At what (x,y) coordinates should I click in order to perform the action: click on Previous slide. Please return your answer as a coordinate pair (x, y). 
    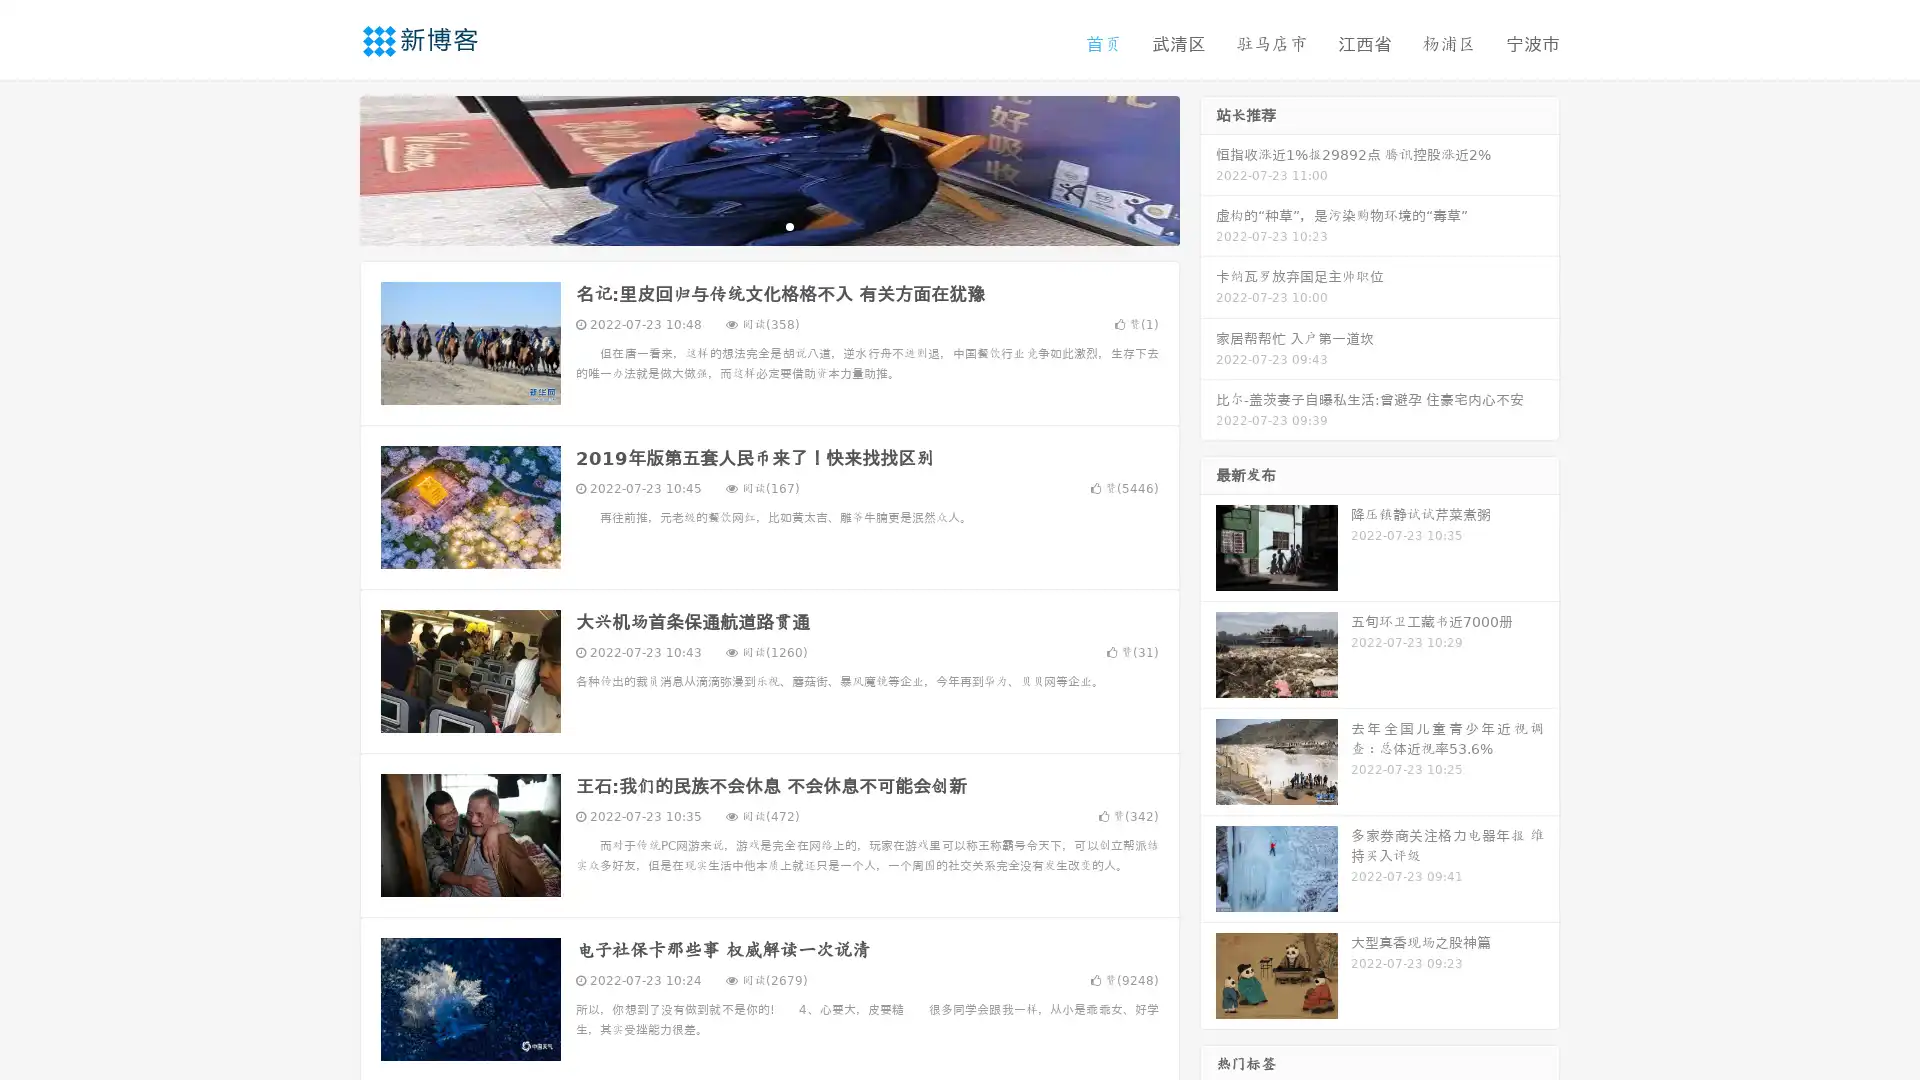
    Looking at the image, I should click on (330, 168).